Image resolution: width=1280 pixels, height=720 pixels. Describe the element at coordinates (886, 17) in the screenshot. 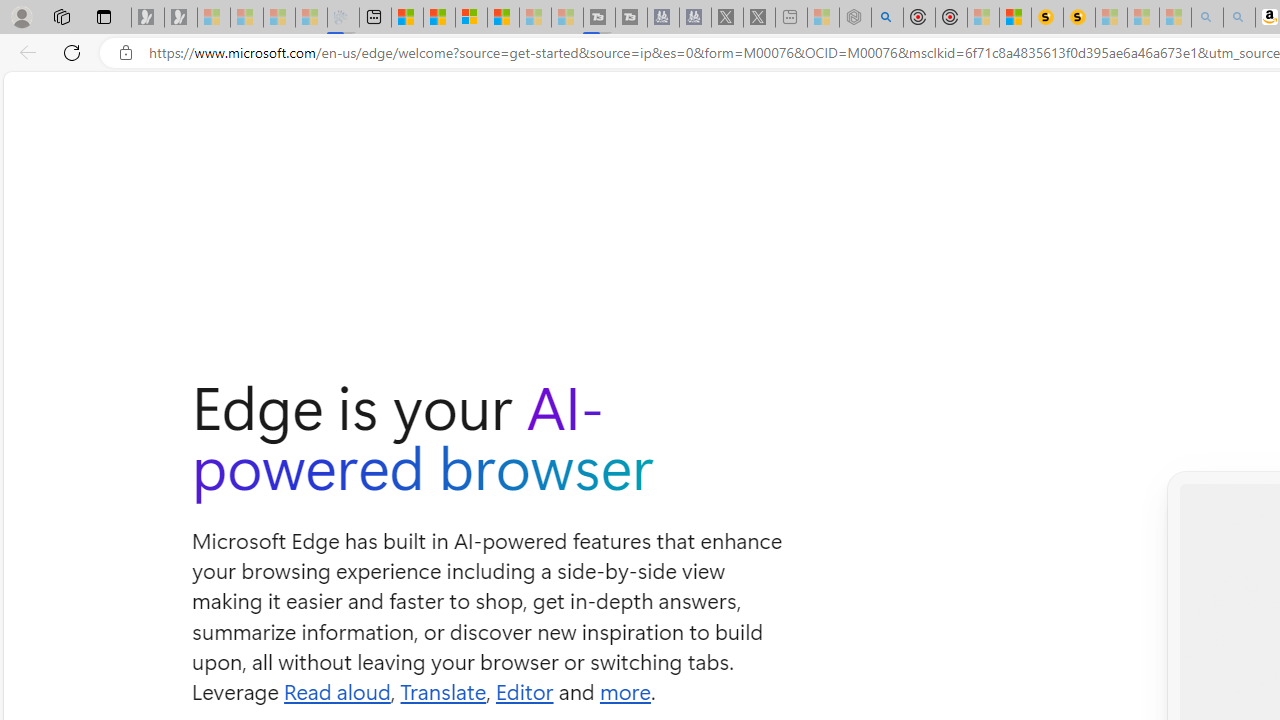

I see `'poe - Search'` at that location.